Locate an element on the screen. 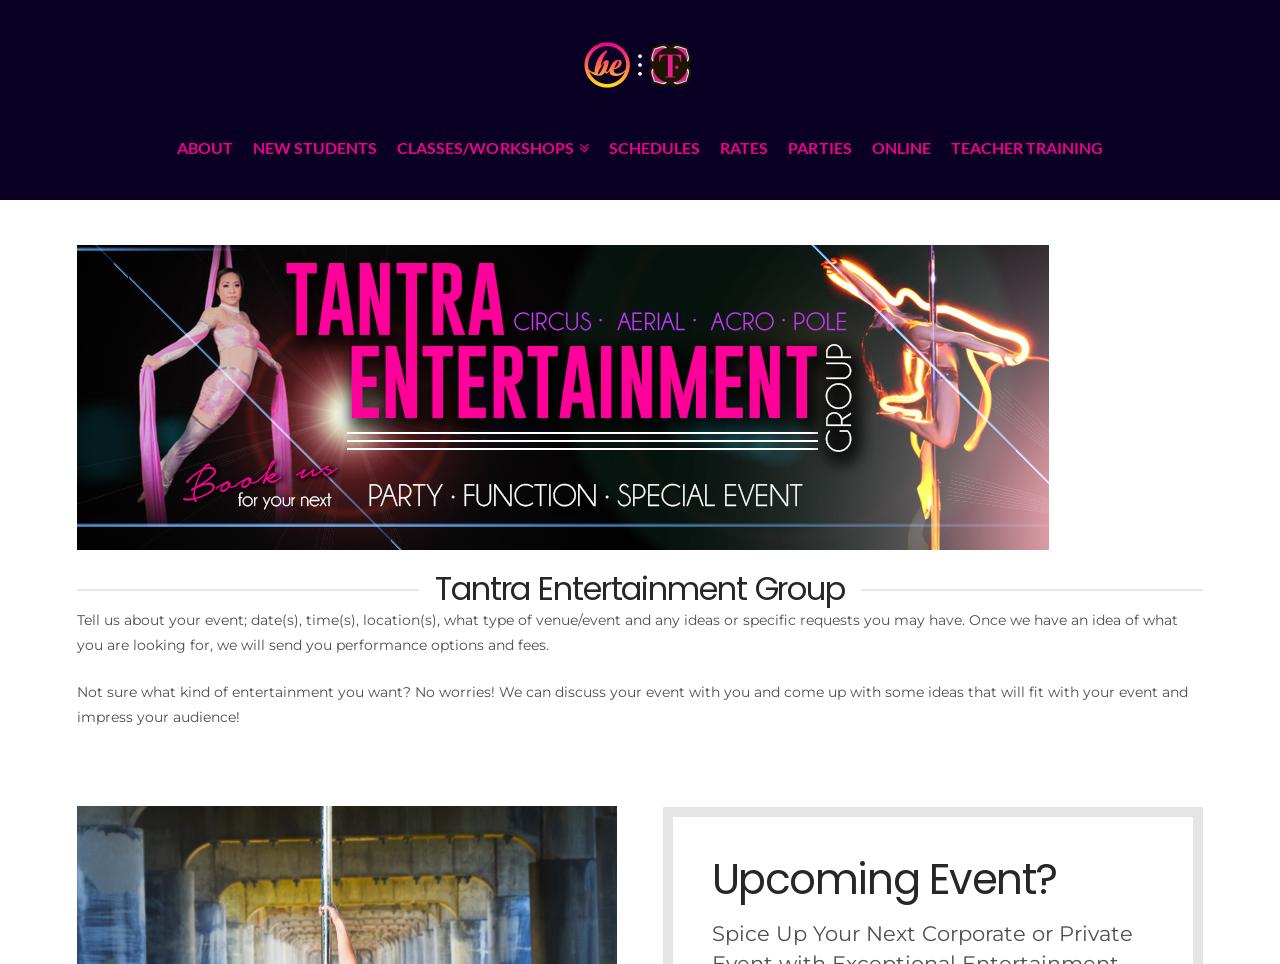 The image size is (1280, 964). 'CLASSES/WORKSHOPS' is located at coordinates (397, 147).